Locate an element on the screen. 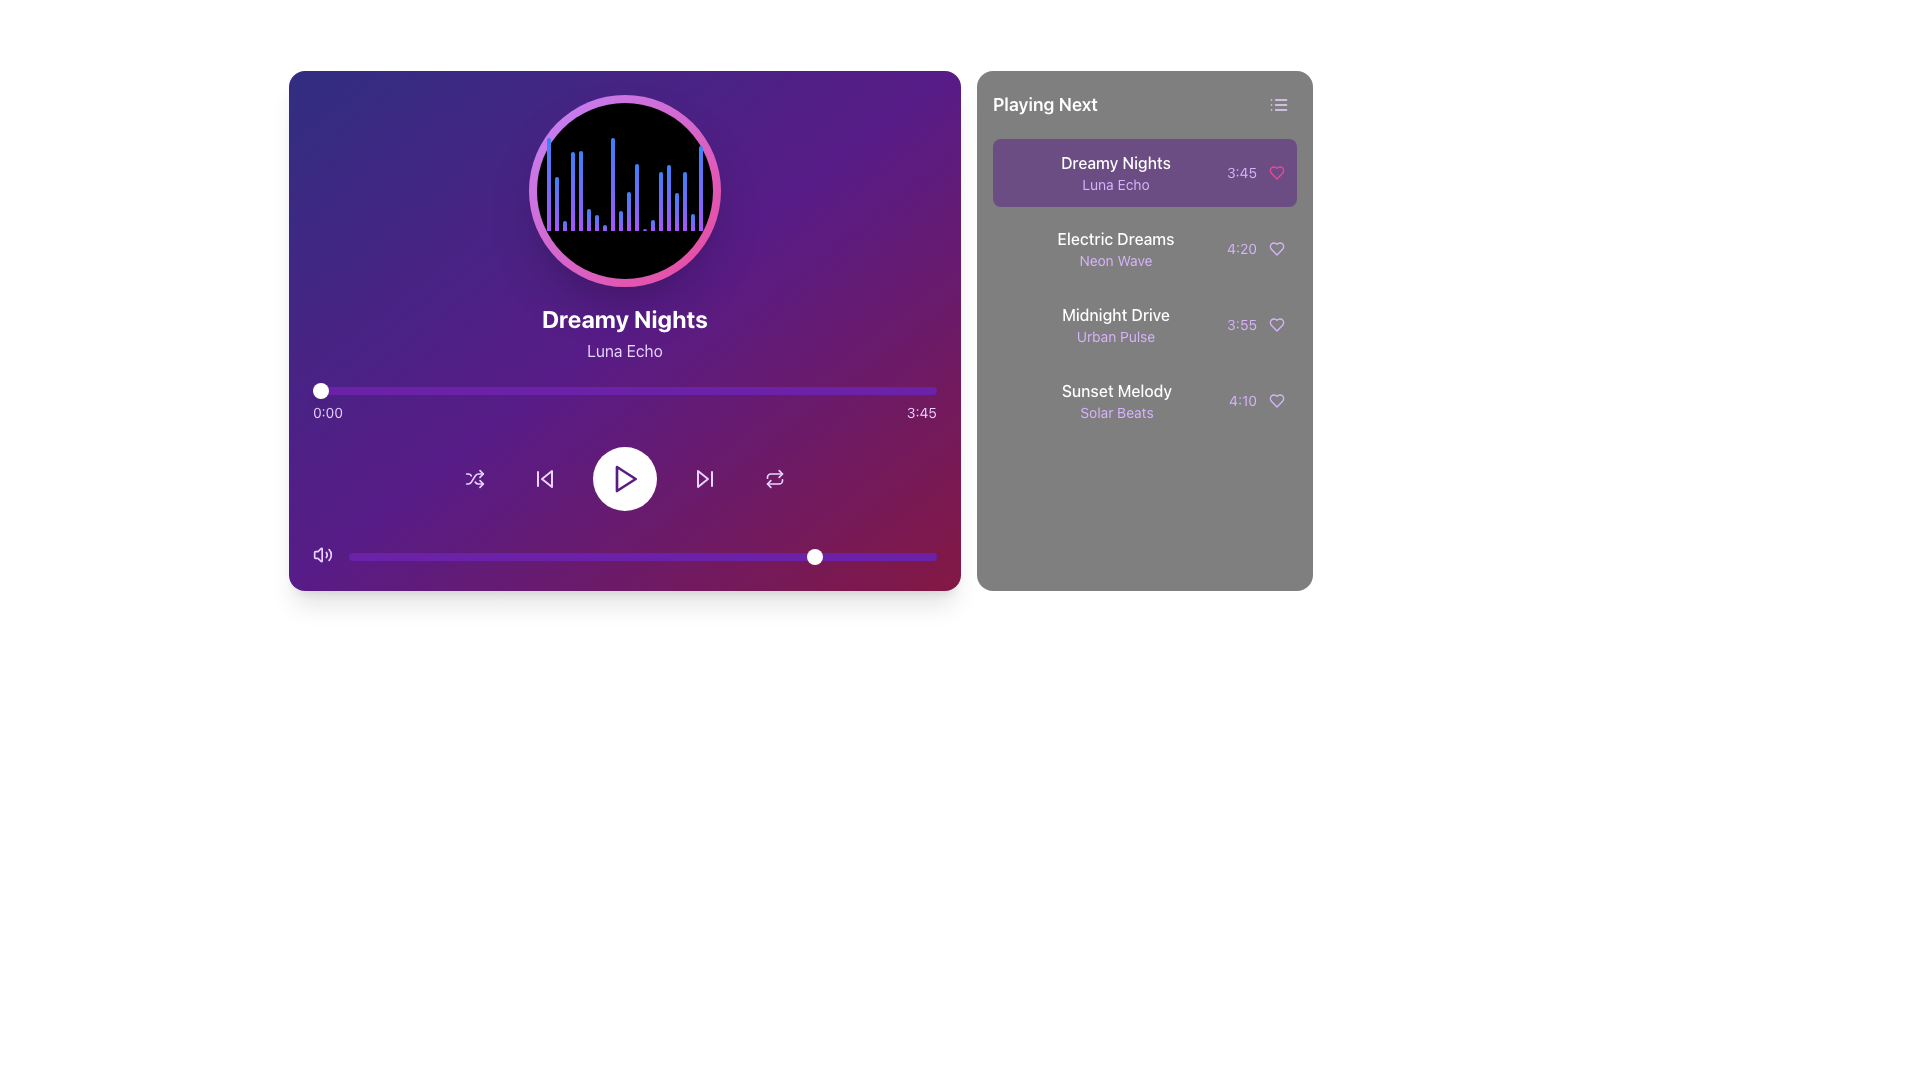 This screenshot has width=1920, height=1080. the triangular 'skip forward' button located in the media player interface, which is styled with a white stroke color against a purple background, to skip forward to the next track is located at coordinates (705, 478).